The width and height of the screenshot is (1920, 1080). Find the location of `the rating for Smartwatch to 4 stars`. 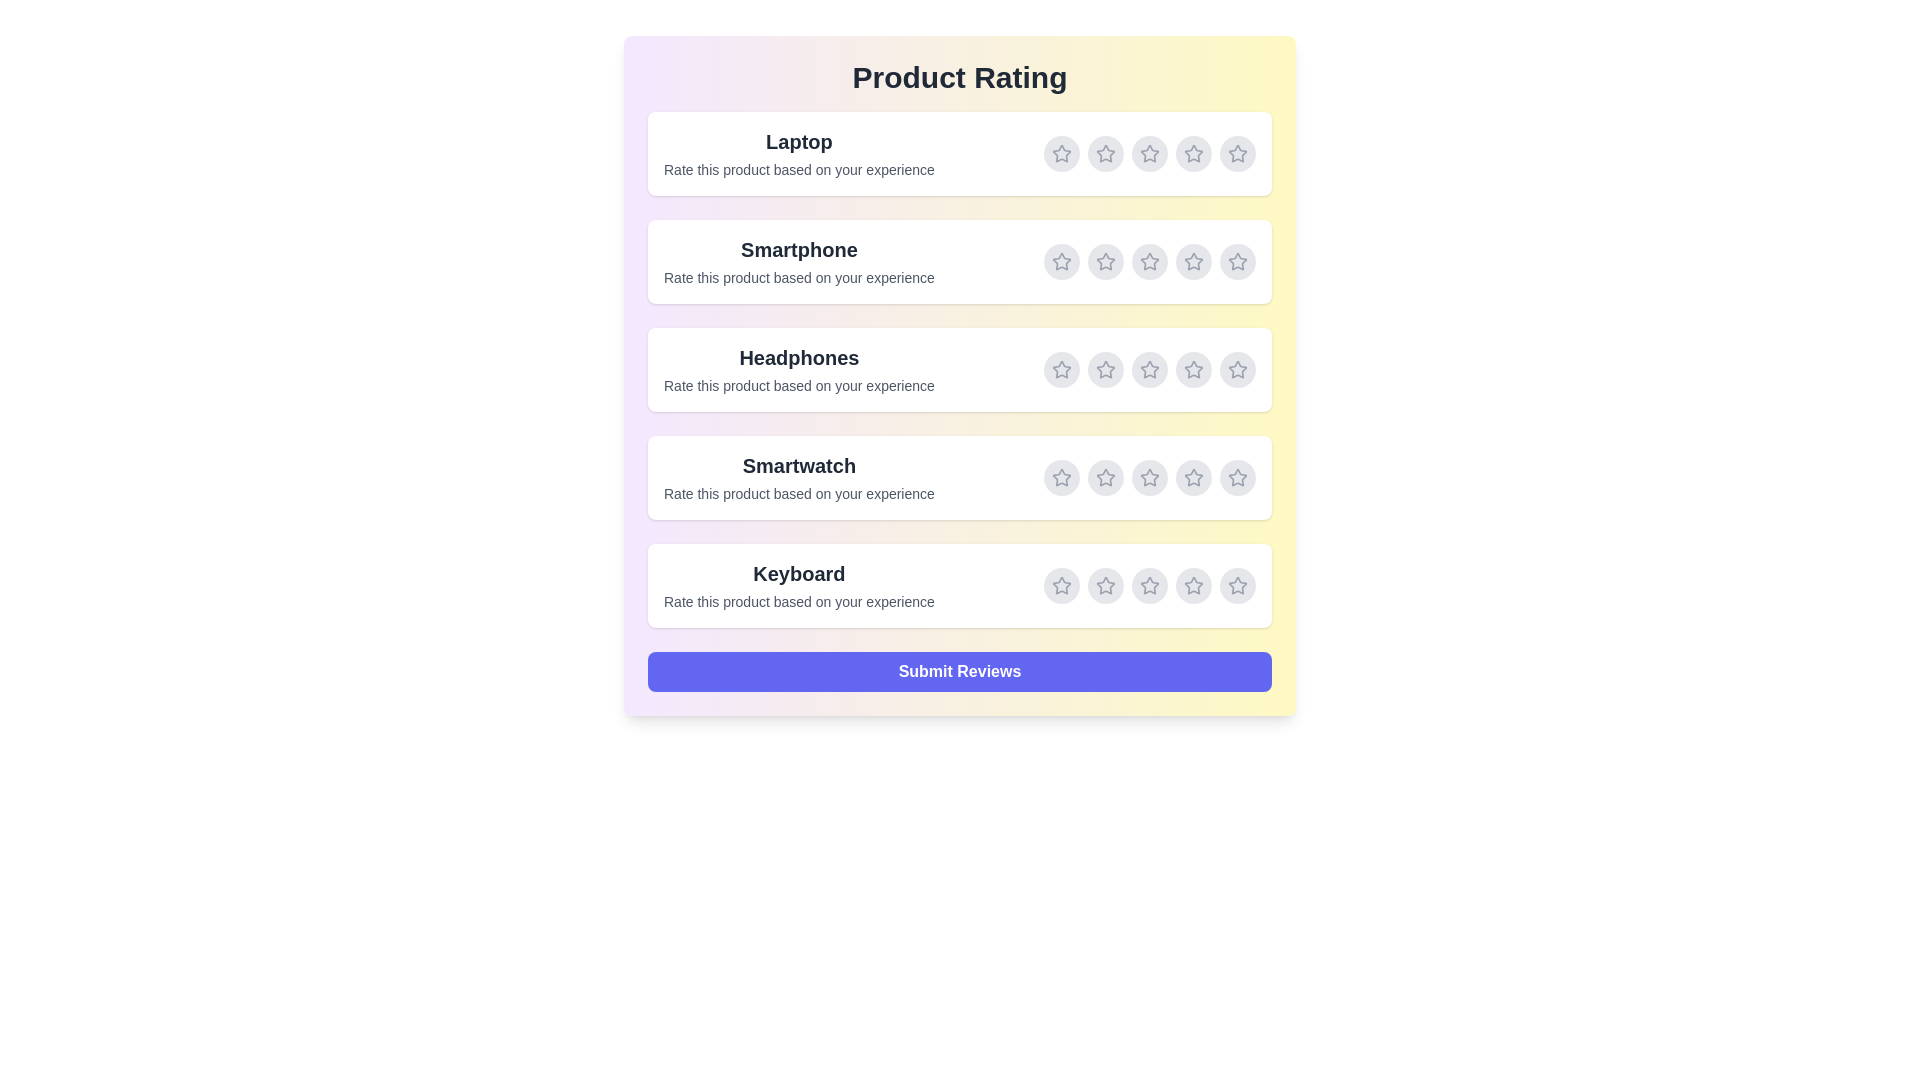

the rating for Smartwatch to 4 stars is located at coordinates (1194, 478).